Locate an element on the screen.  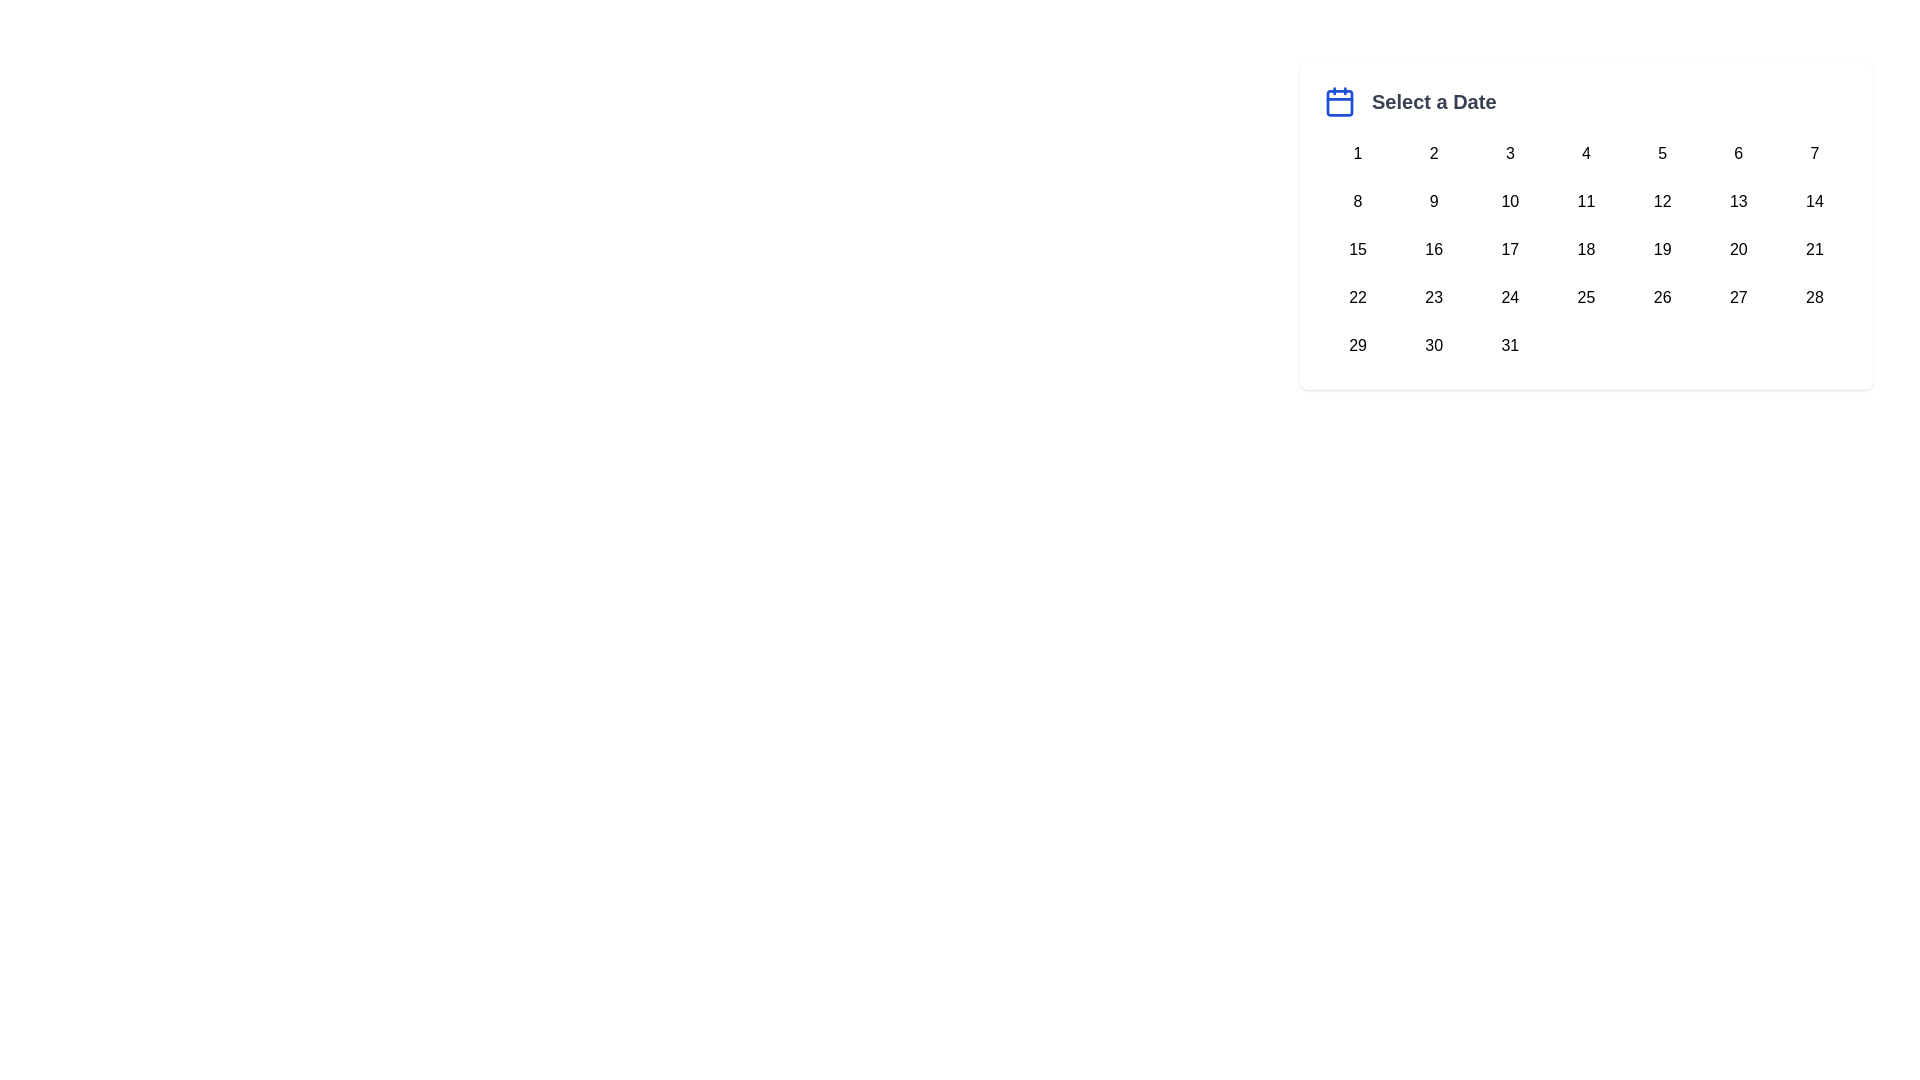
the rectangular button labeled '24' in the calendar UI is located at coordinates (1510, 297).